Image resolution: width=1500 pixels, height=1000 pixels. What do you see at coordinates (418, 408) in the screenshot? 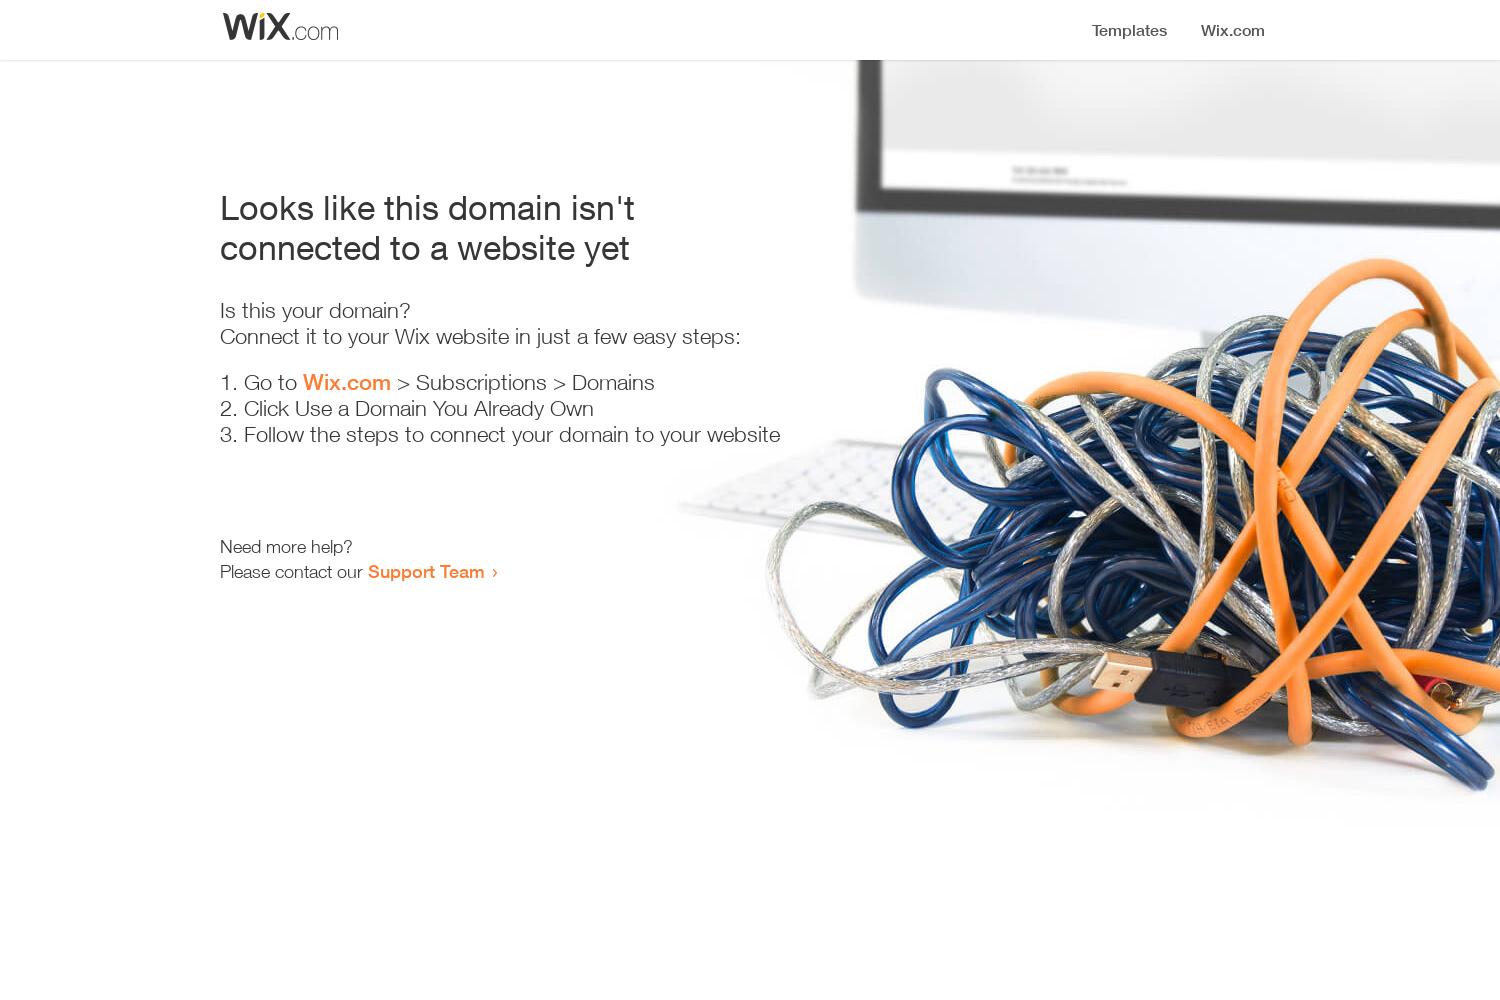
I see `'Click Use a Domain You Already Own'` at bounding box center [418, 408].